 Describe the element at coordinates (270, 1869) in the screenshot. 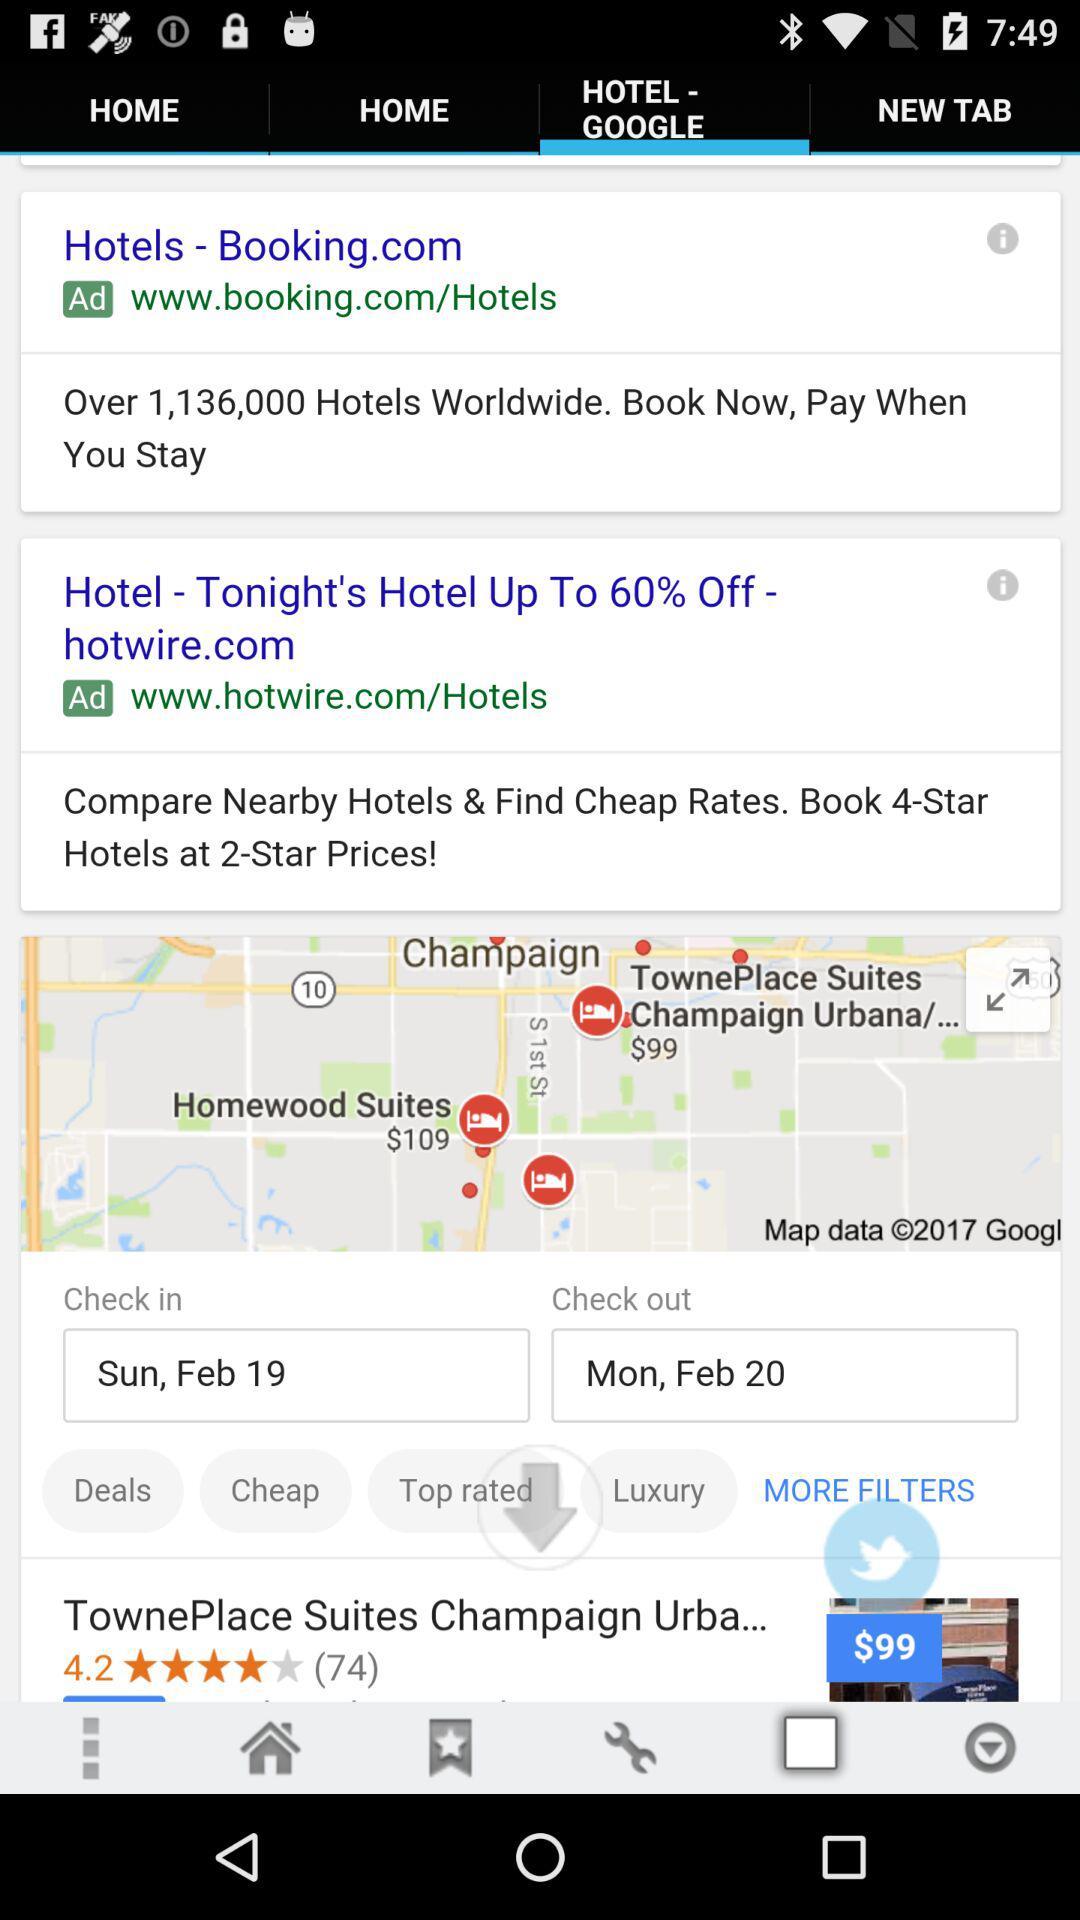

I see `the home icon` at that location.